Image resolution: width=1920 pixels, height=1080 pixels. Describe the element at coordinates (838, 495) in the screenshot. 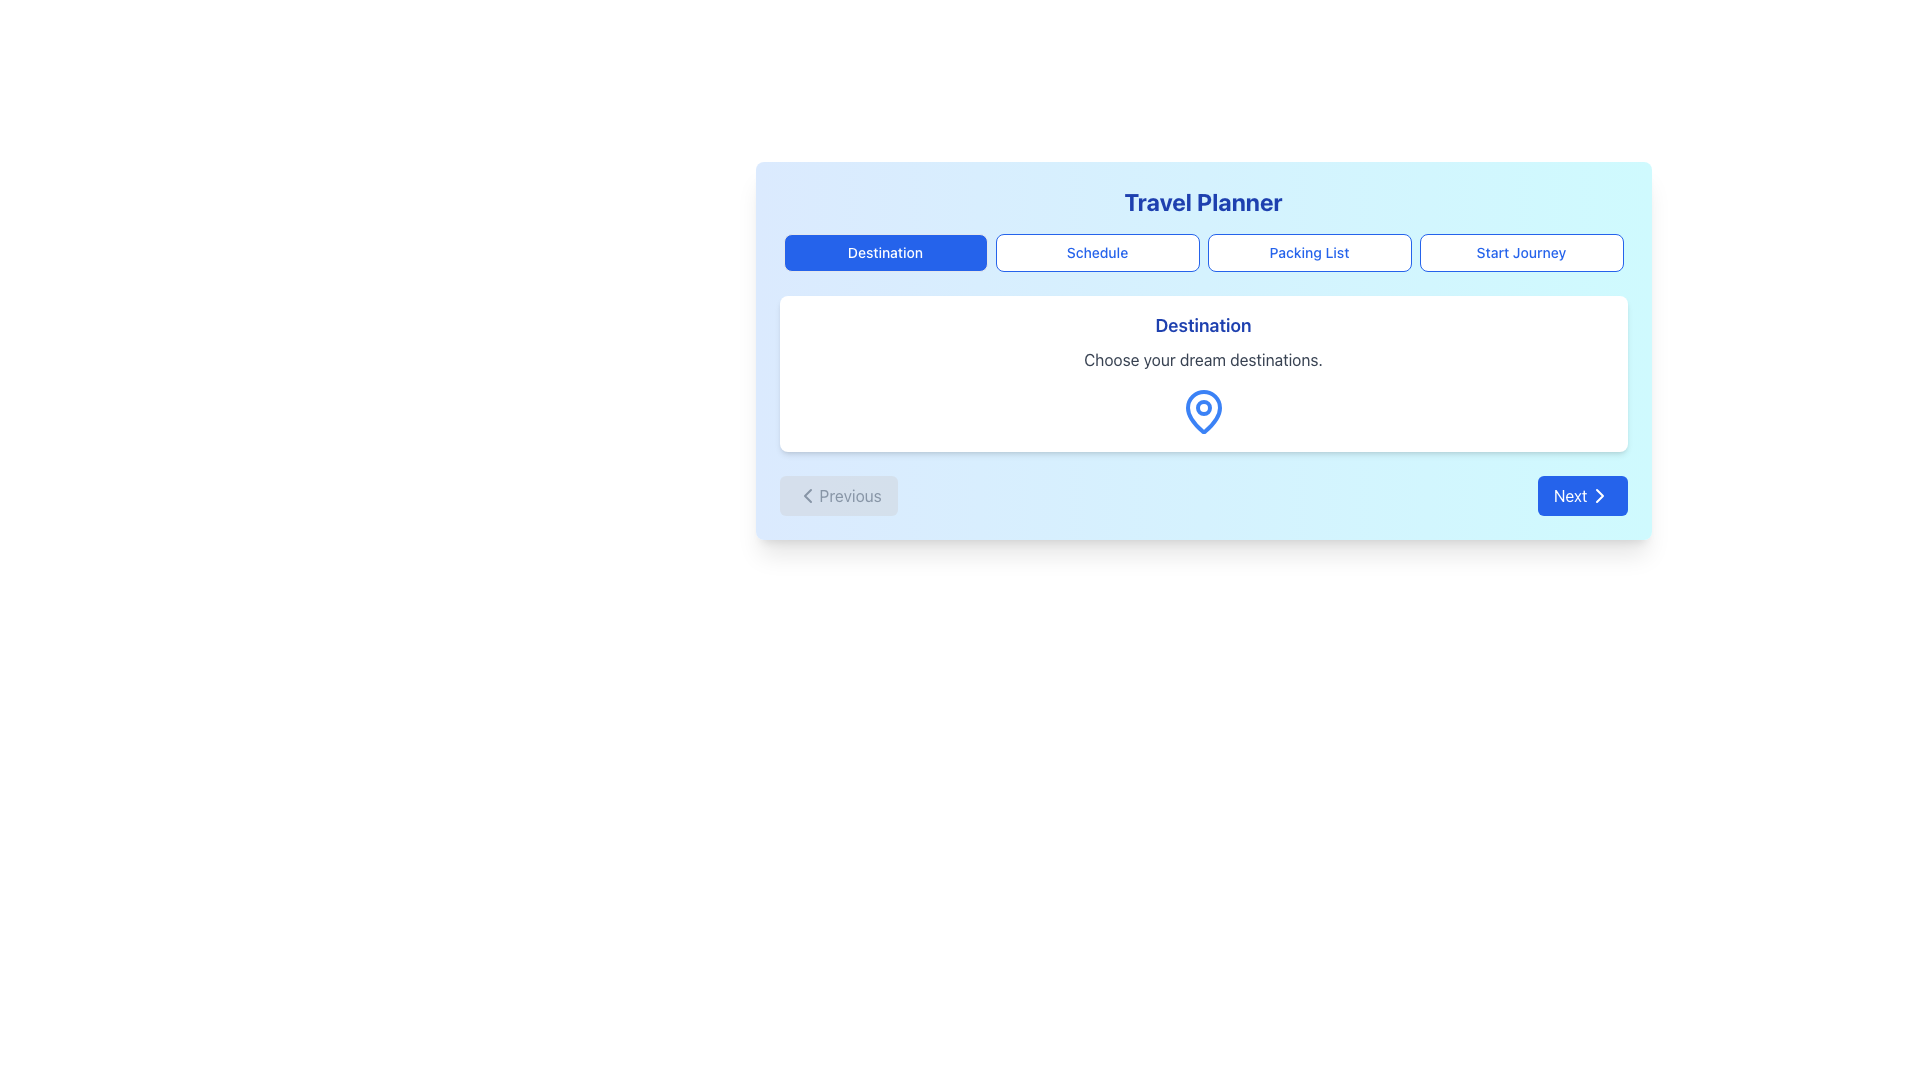

I see `the 'Previous' button located at the lower-left corner of the navigation section` at that location.